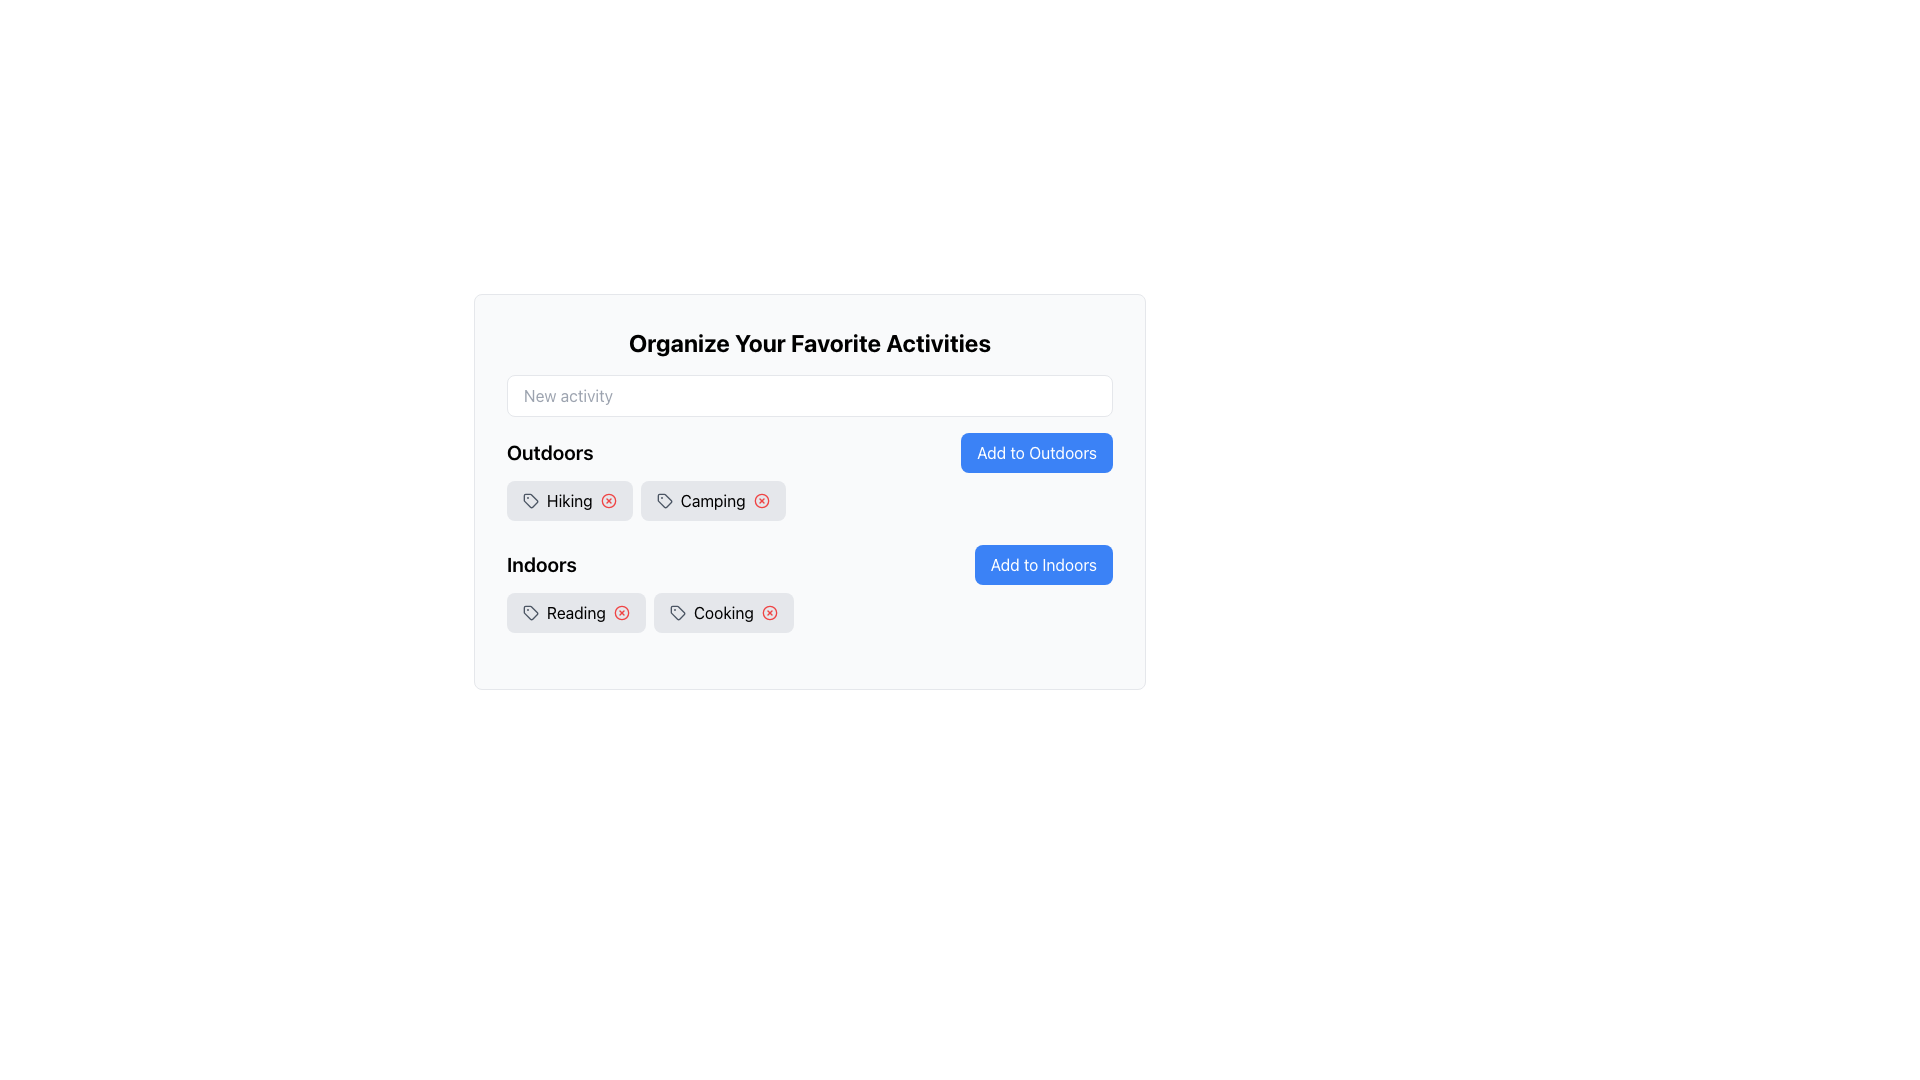  I want to click on the delete icon associated with the activity label 'Cooking', so click(722, 612).